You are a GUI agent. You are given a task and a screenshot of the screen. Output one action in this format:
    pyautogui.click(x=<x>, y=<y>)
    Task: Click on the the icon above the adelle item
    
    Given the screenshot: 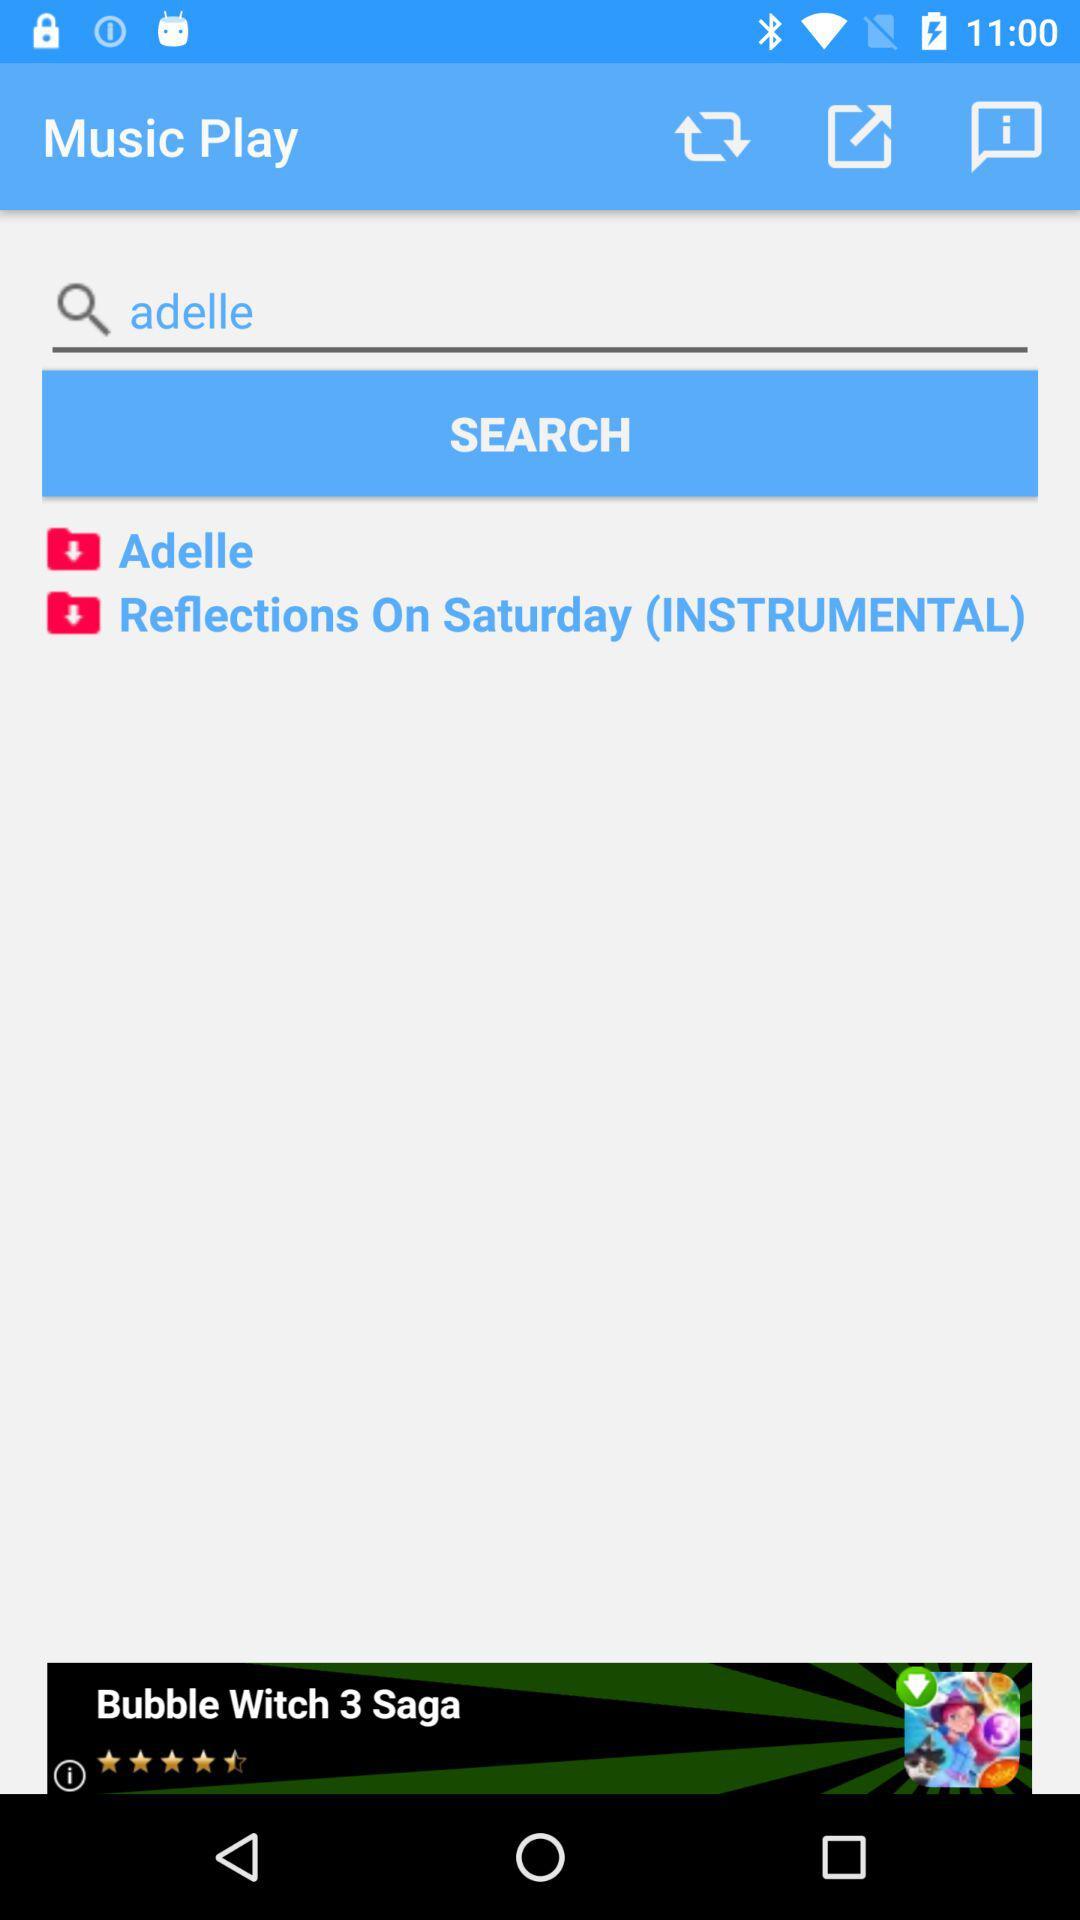 What is the action you would take?
    pyautogui.click(x=1006, y=135)
    